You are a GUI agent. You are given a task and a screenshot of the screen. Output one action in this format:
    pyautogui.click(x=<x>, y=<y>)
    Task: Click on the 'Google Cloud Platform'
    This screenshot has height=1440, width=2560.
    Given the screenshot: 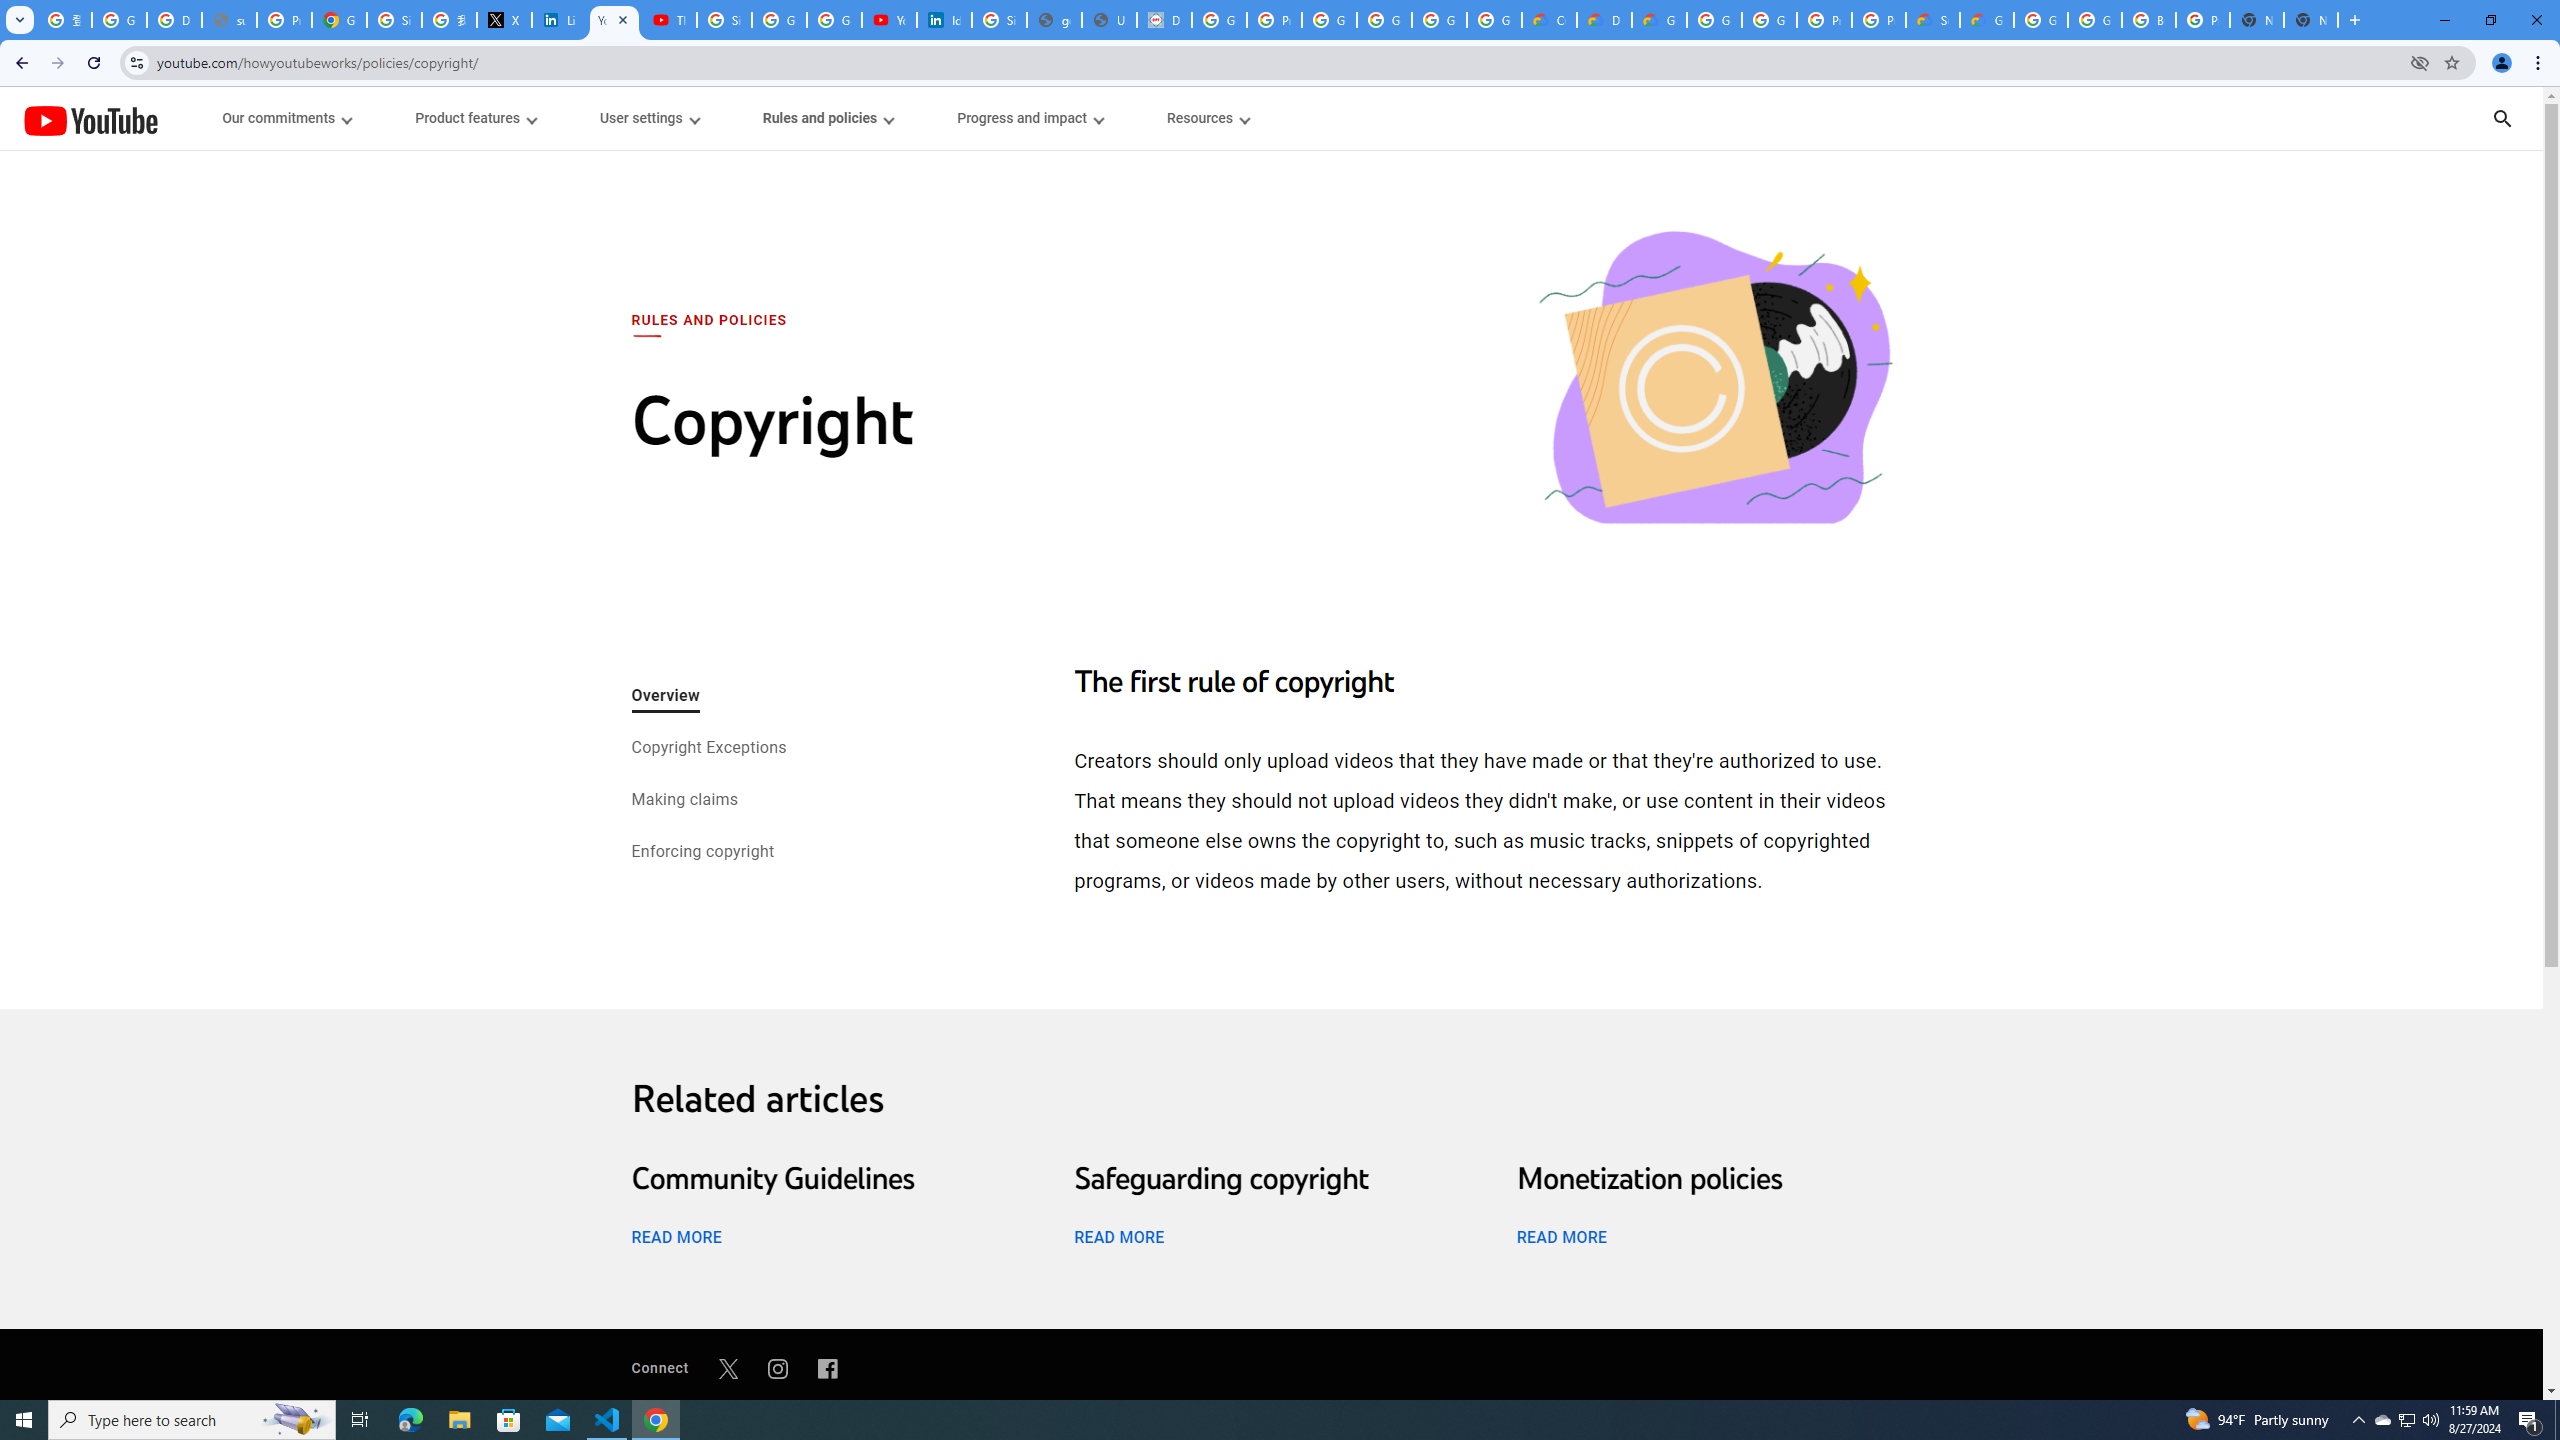 What is the action you would take?
    pyautogui.click(x=1768, y=19)
    